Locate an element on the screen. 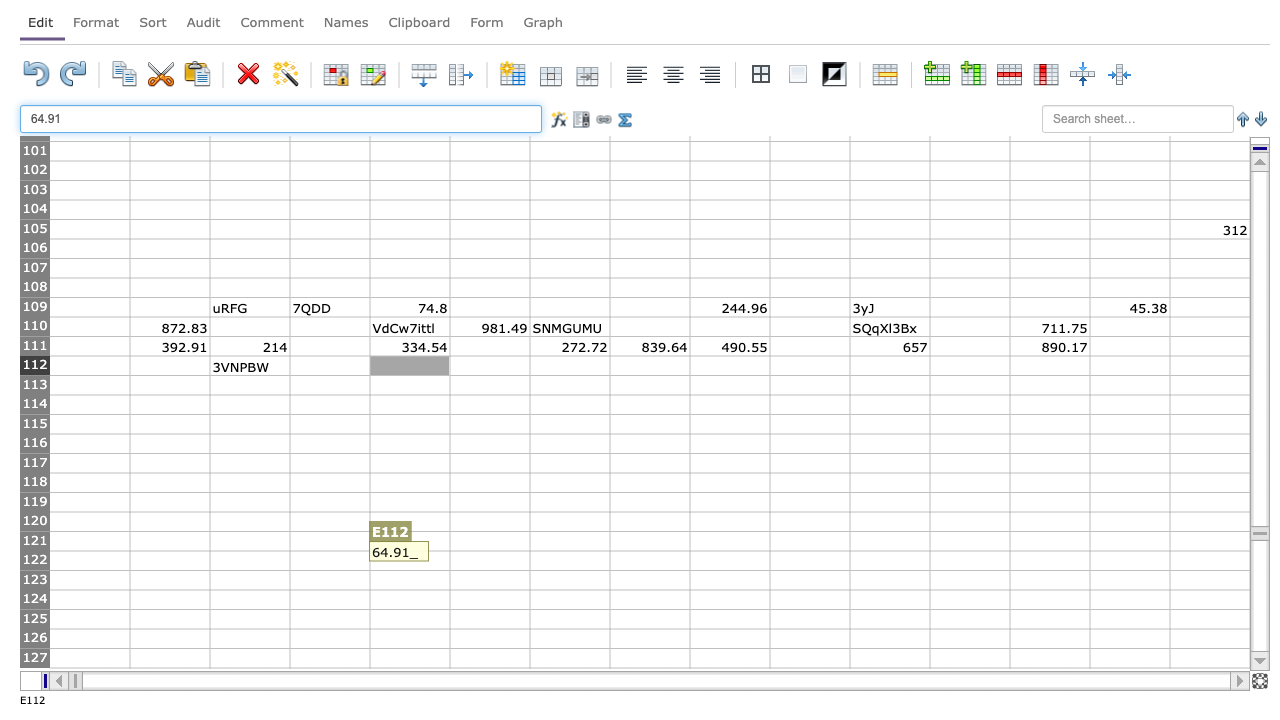 Image resolution: width=1280 pixels, height=720 pixels. H122 is located at coordinates (649, 560).